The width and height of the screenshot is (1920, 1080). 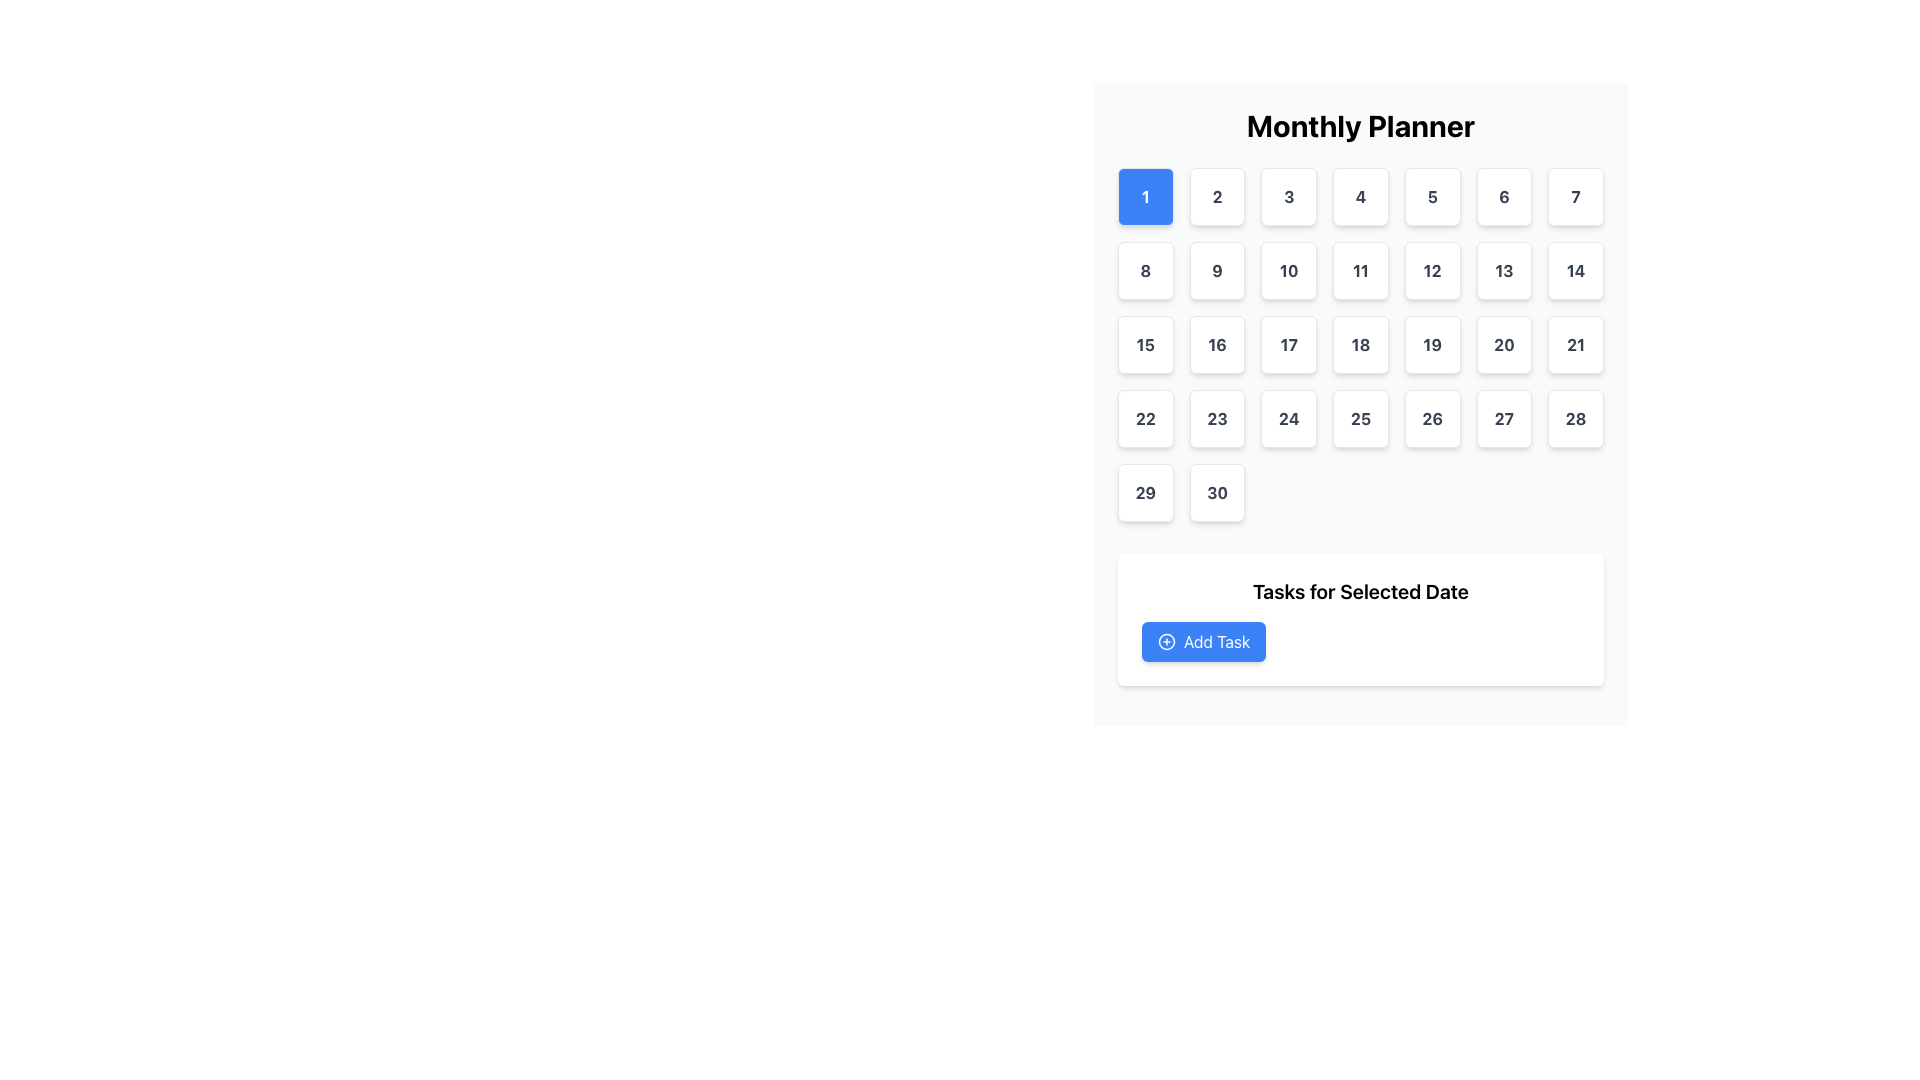 What do you see at coordinates (1504, 418) in the screenshot?
I see `the button that selects the date '27' in the monthly calendar view` at bounding box center [1504, 418].